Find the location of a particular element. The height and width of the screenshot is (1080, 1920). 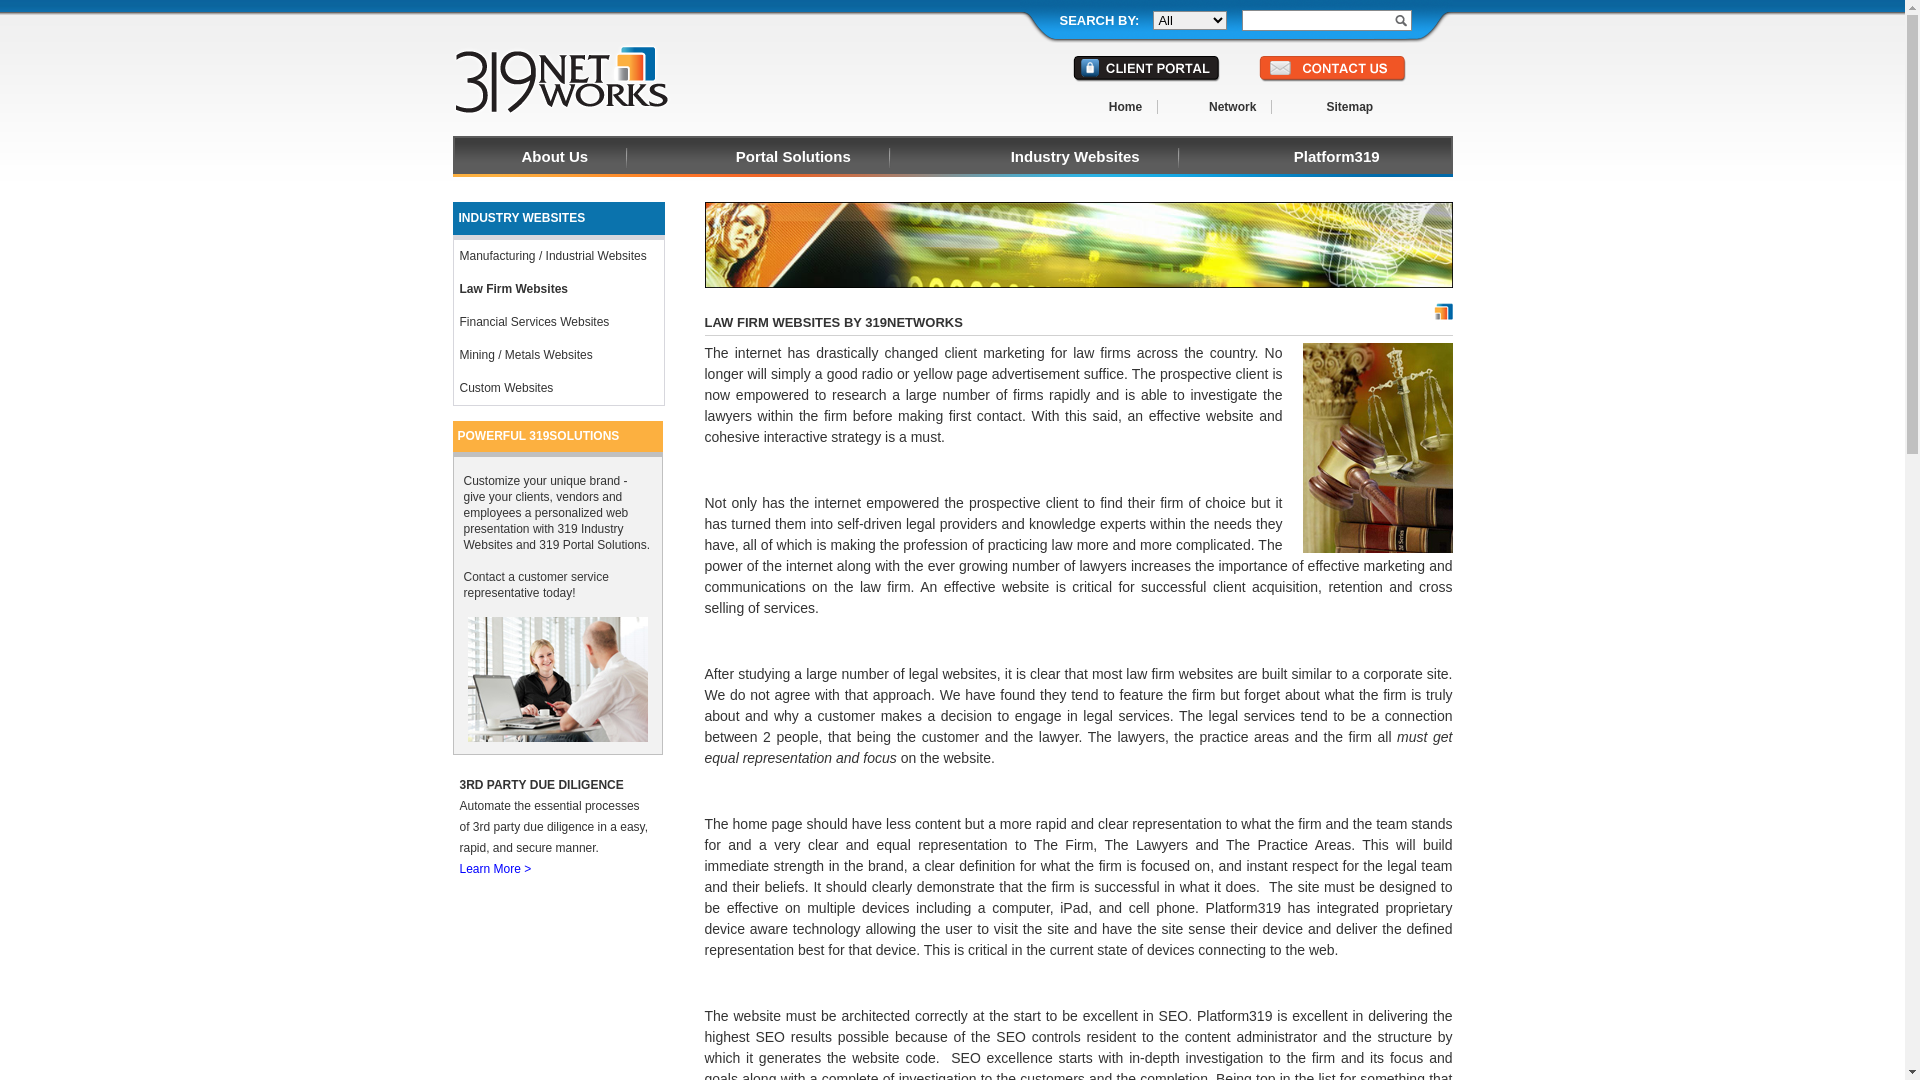

'Law Firm Websites' is located at coordinates (557, 289).